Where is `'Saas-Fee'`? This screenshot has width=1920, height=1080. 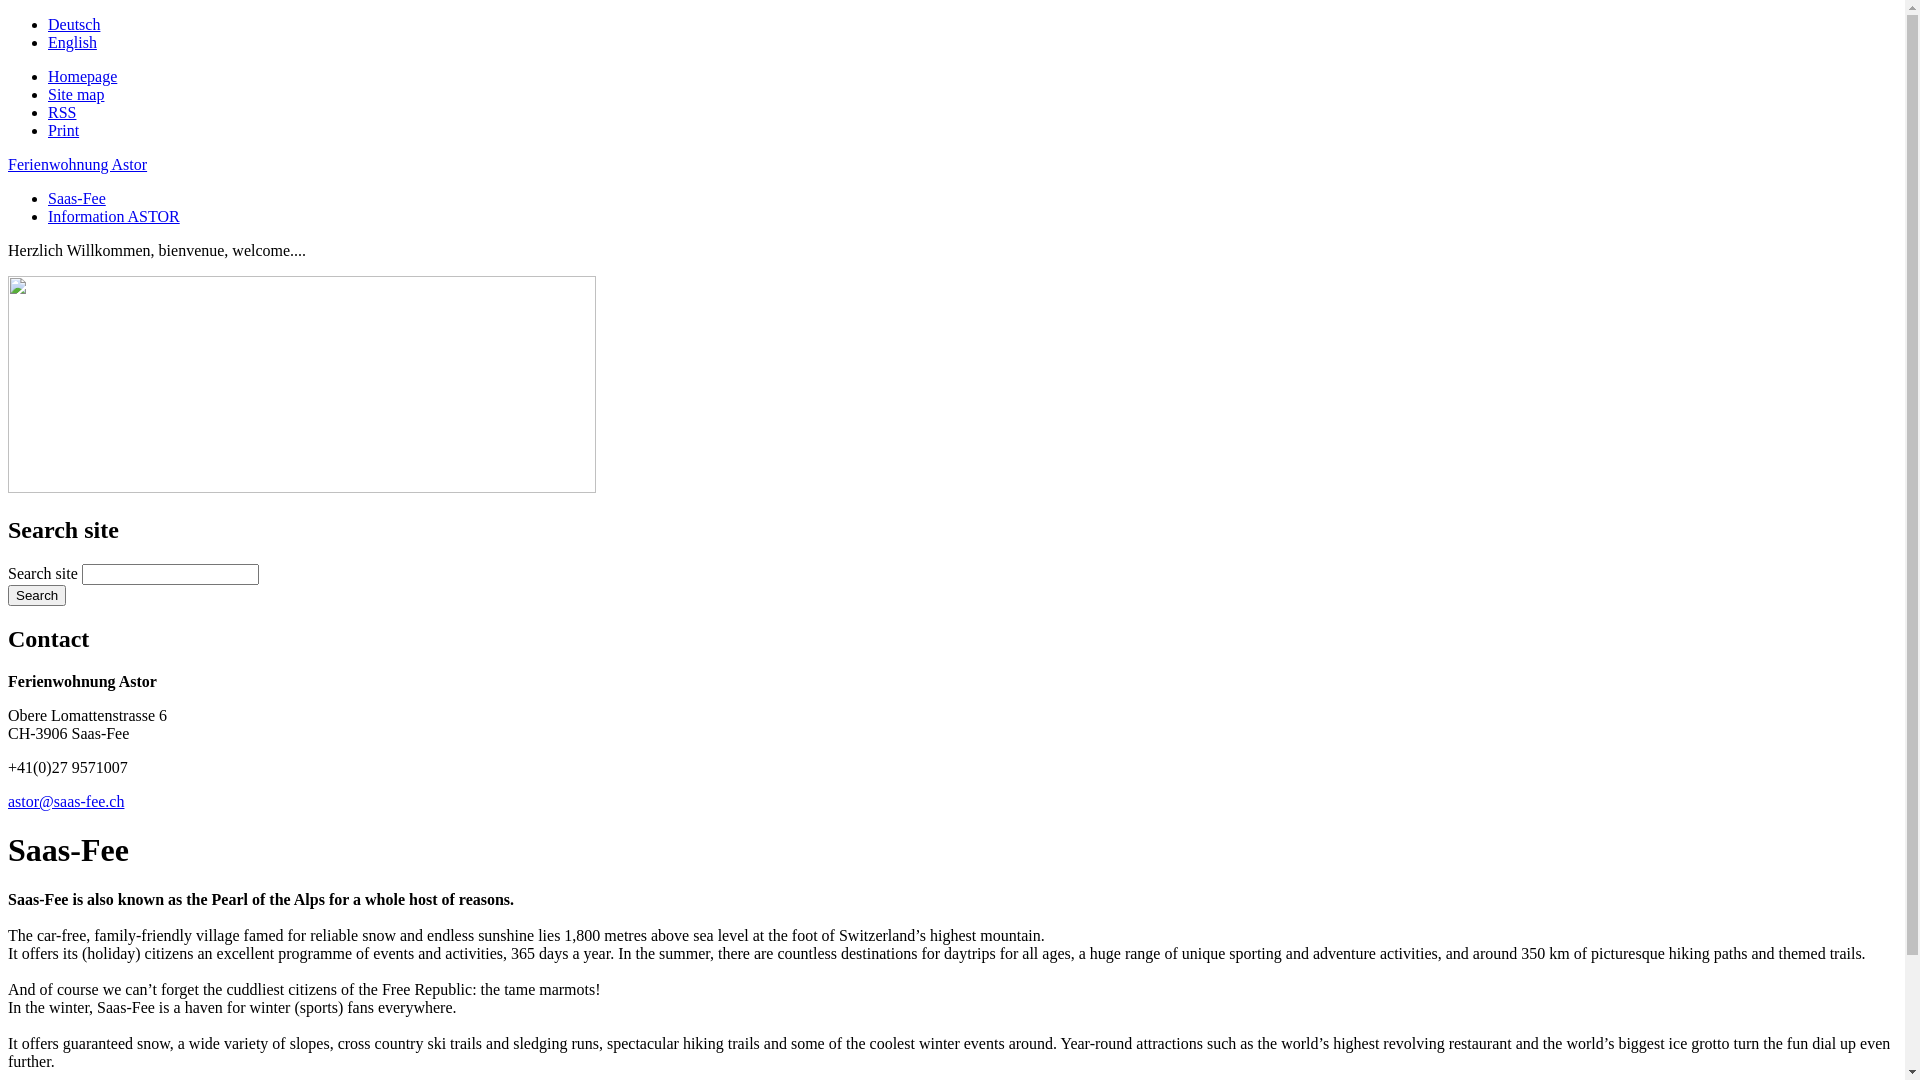
'Saas-Fee' is located at coordinates (48, 198).